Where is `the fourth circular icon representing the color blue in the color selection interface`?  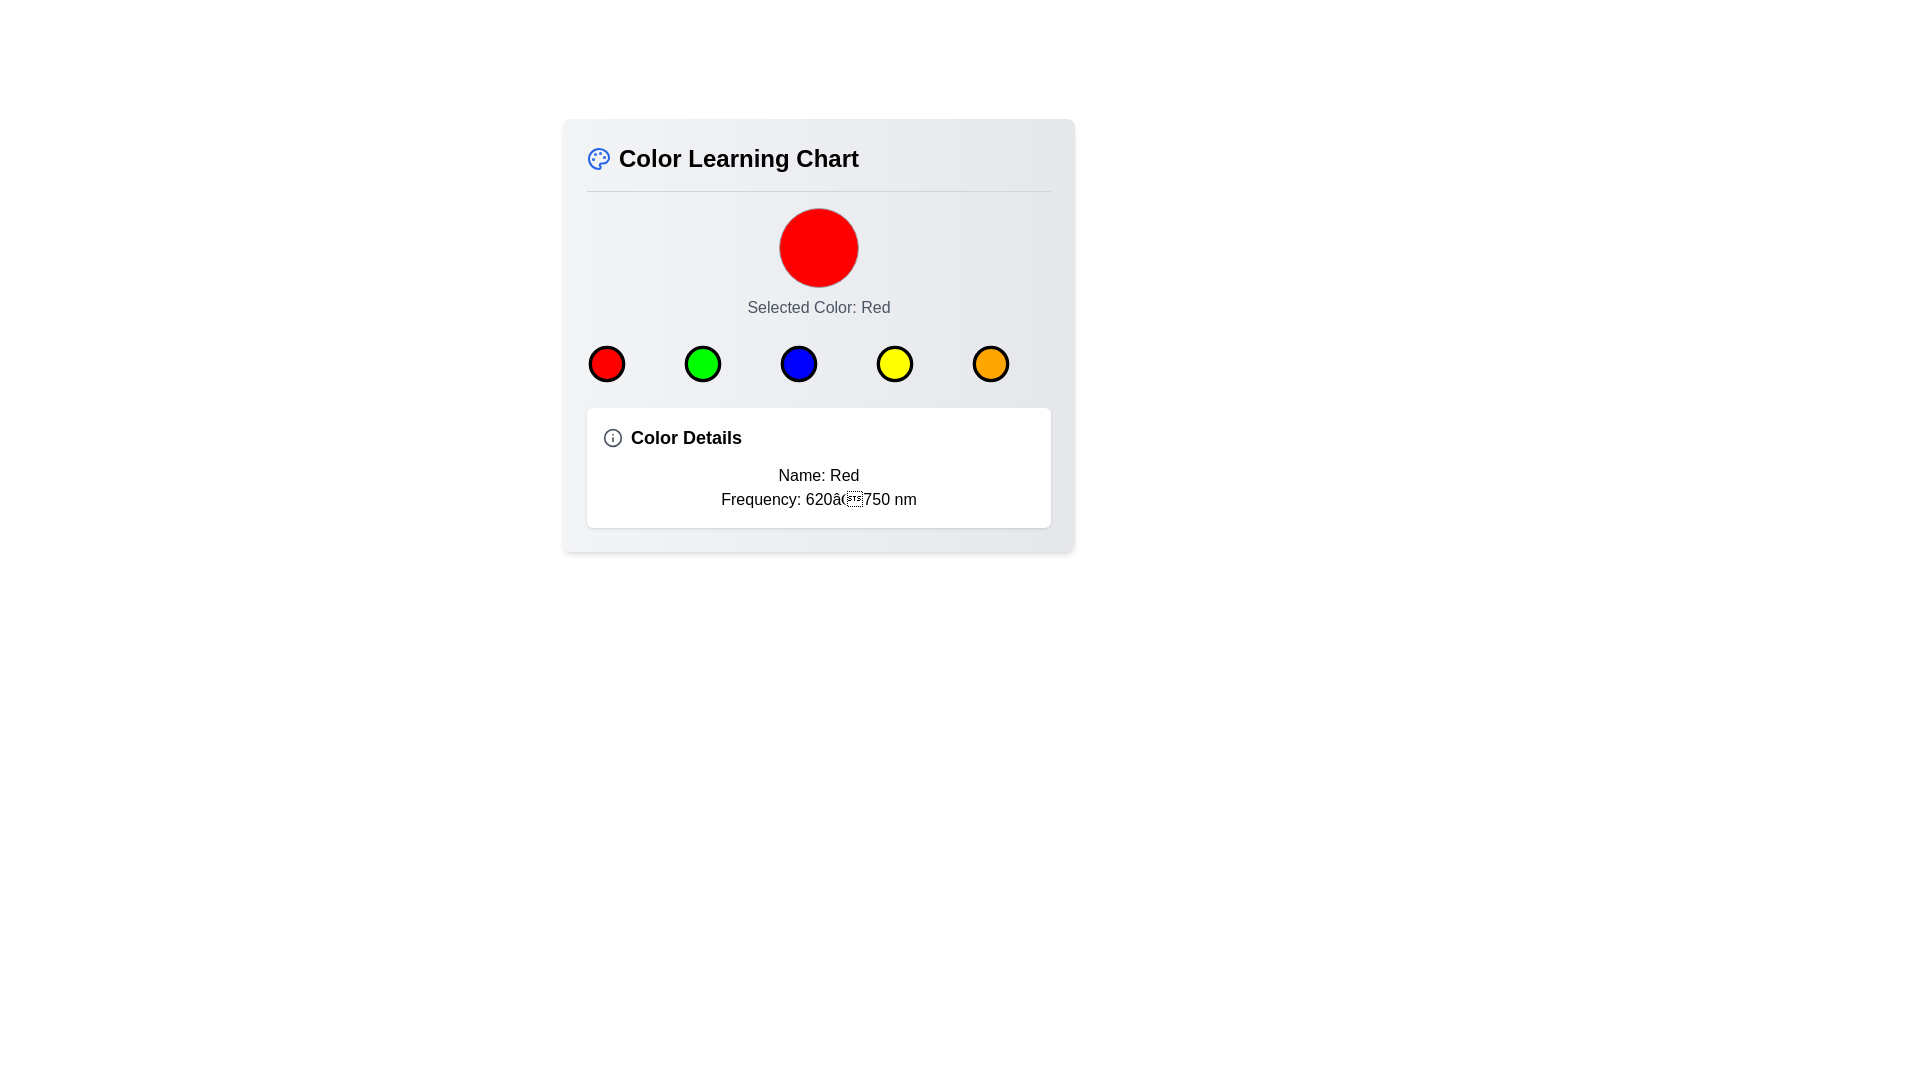
the fourth circular icon representing the color blue in the color selection interface is located at coordinates (797, 363).